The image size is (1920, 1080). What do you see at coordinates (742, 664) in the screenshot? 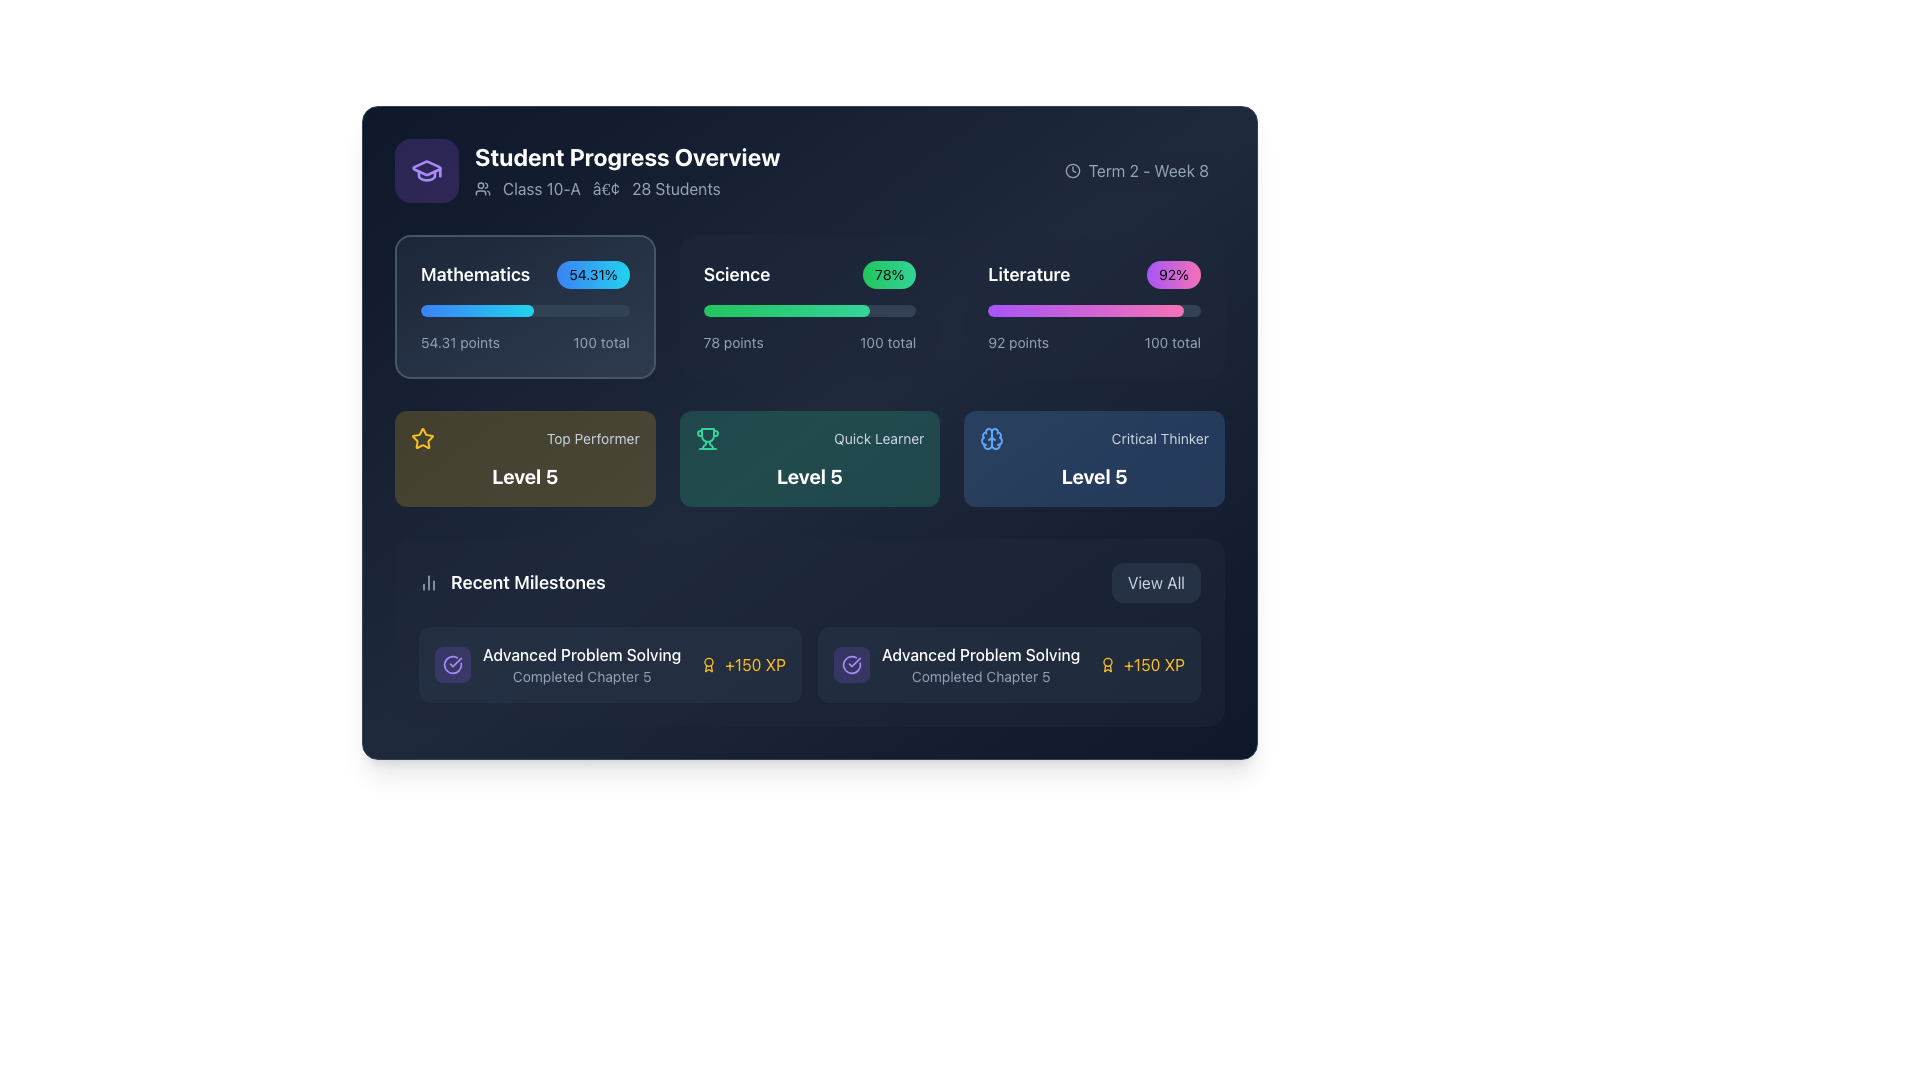
I see `the text '+150 XP' with the adjacent award icon, which is part of the 'Recent Milestones' section indicating earned experience points` at bounding box center [742, 664].